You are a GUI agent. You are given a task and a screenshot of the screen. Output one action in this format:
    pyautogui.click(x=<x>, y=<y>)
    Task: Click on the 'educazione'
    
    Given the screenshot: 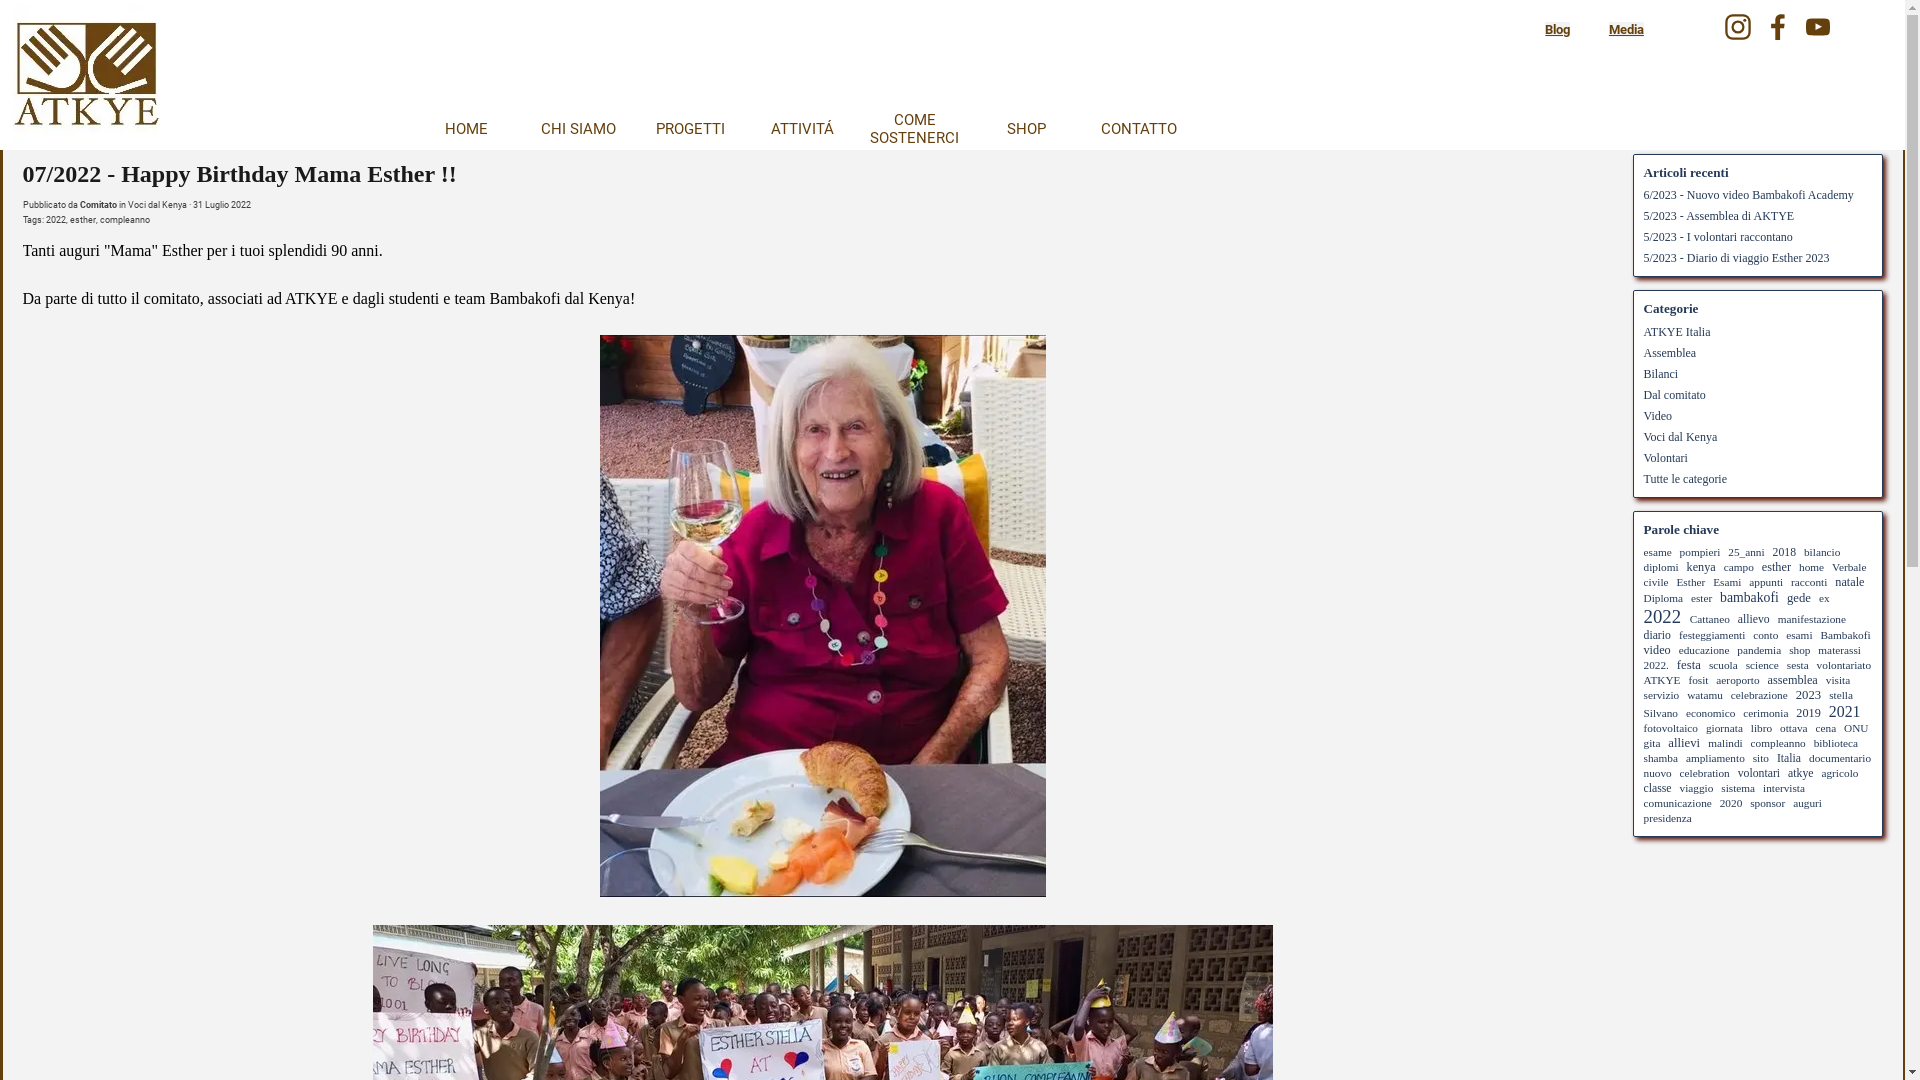 What is the action you would take?
    pyautogui.click(x=1703, y=650)
    